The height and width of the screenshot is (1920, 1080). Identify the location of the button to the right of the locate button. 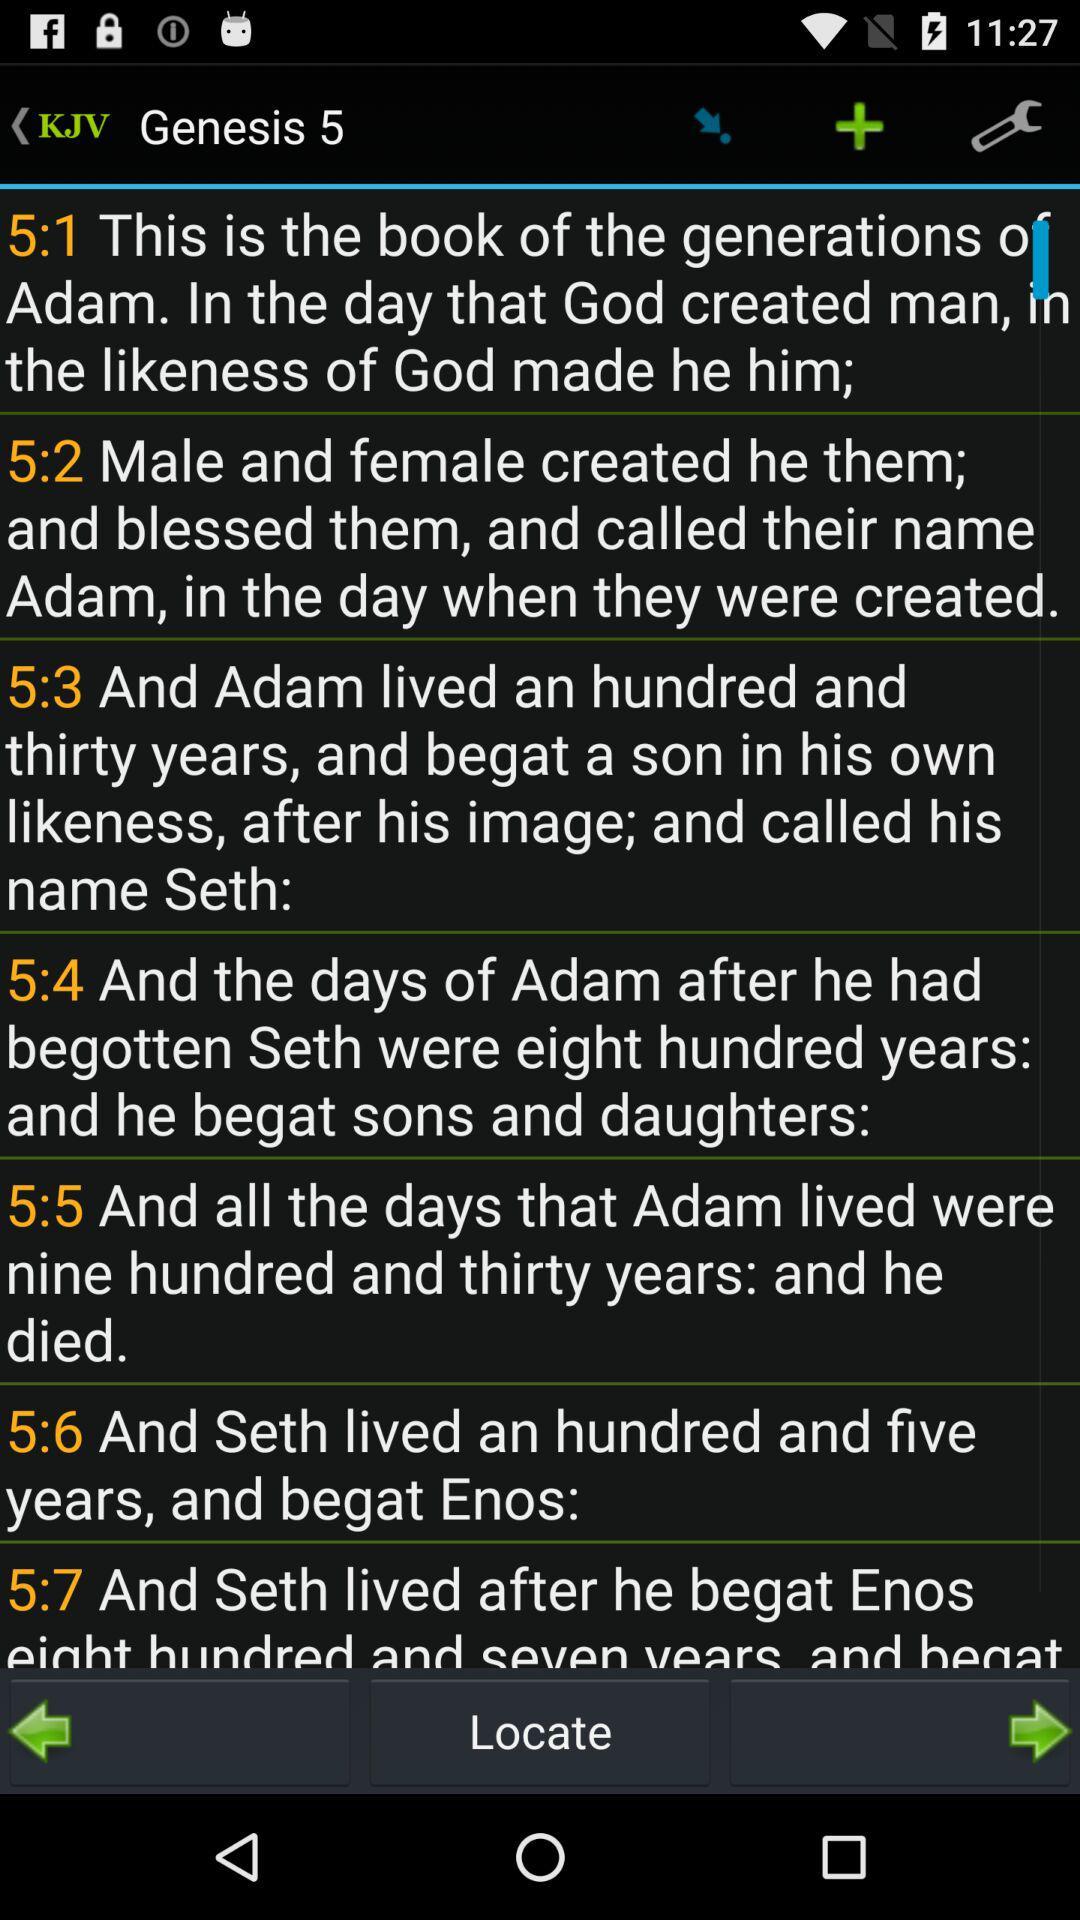
(898, 1730).